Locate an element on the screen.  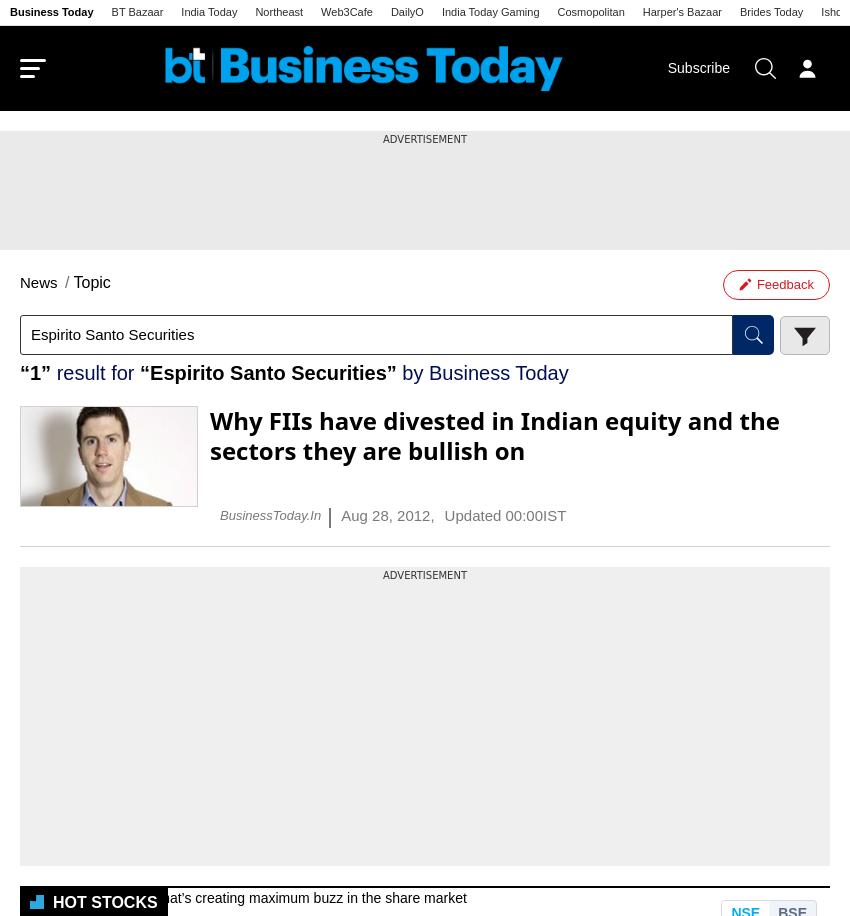
'Most active stocks that’s creating maximum buzz in the share market' is located at coordinates (252, 896).